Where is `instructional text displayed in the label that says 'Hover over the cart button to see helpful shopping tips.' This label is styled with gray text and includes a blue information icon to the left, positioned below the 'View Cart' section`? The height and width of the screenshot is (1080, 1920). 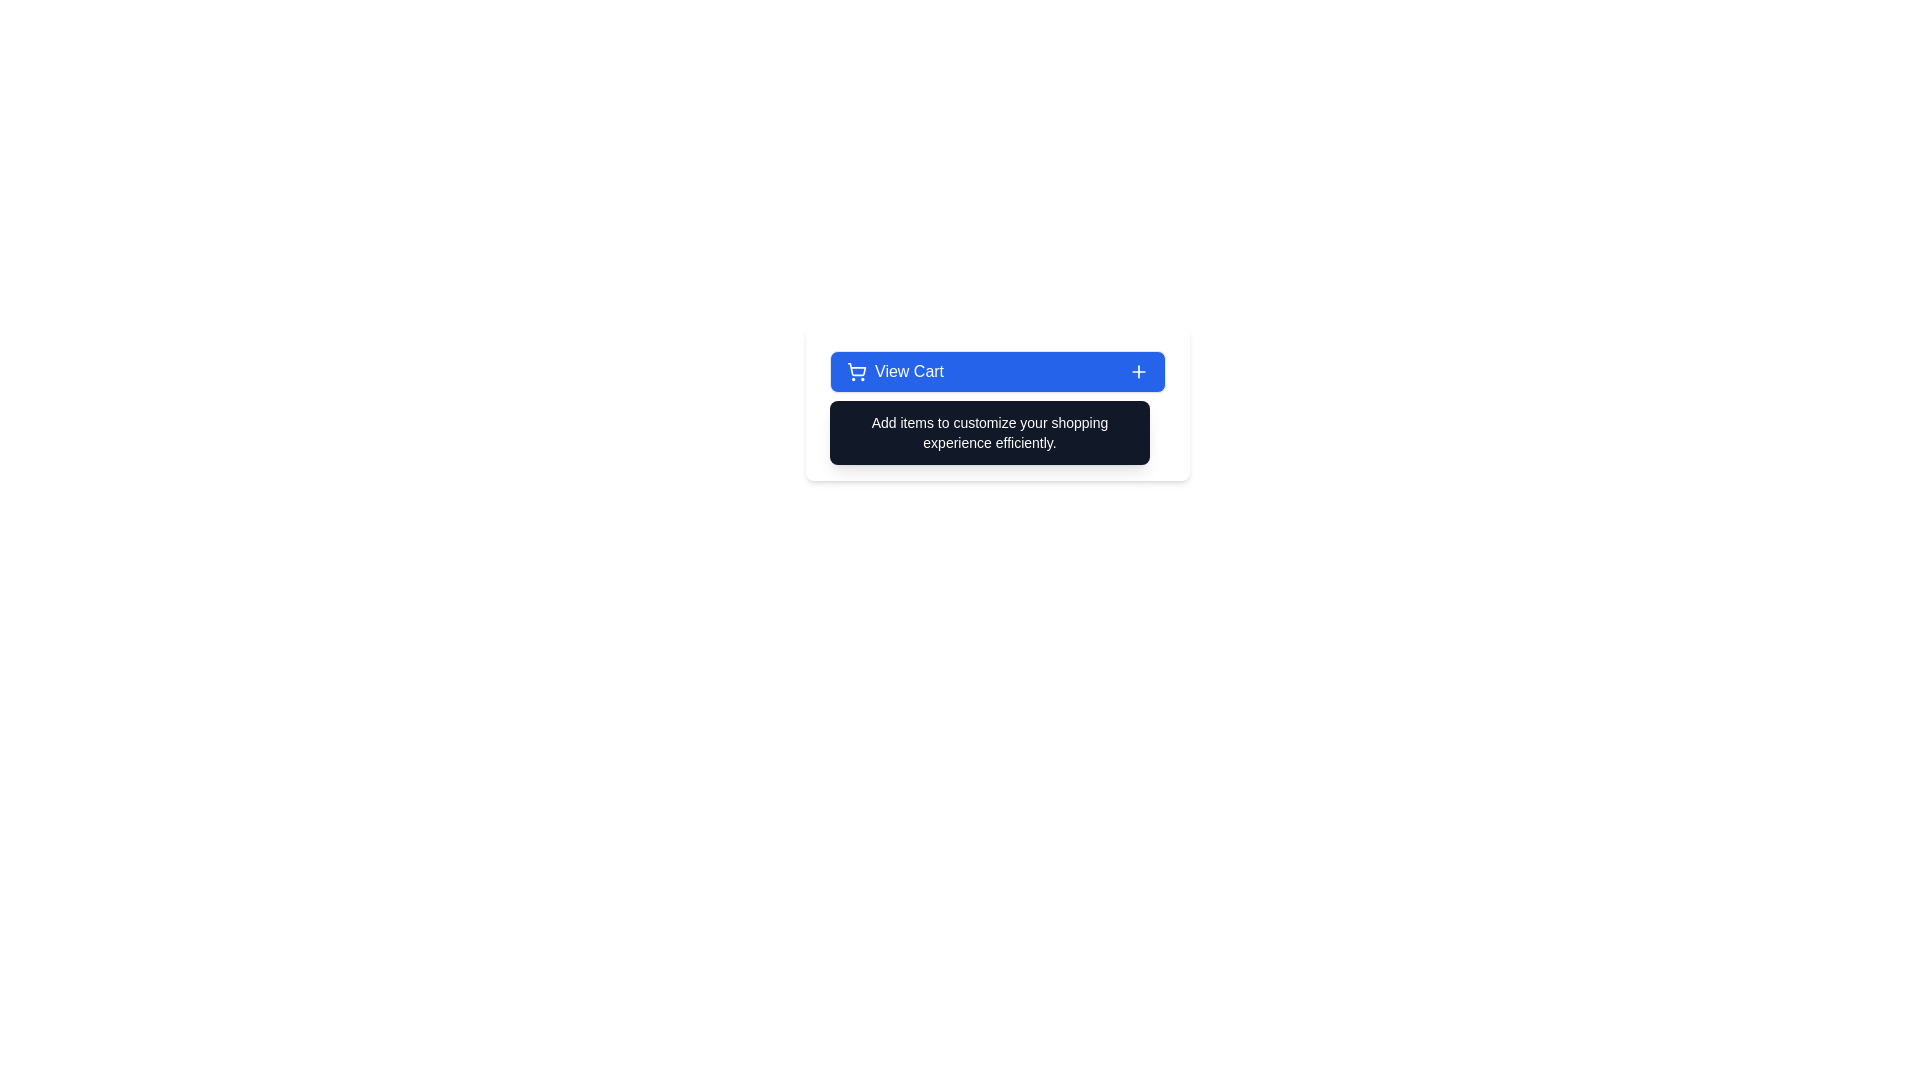 instructional text displayed in the label that says 'Hover over the cart button to see helpful shopping tips.' This label is styled with gray text and includes a blue information icon to the left, positioned below the 'View Cart' section is located at coordinates (998, 435).